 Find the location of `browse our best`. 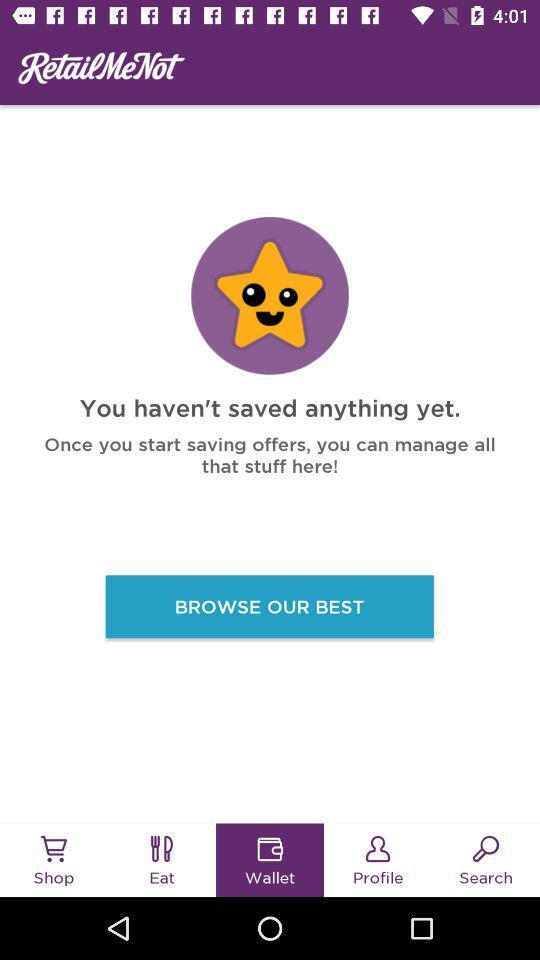

browse our best is located at coordinates (270, 605).